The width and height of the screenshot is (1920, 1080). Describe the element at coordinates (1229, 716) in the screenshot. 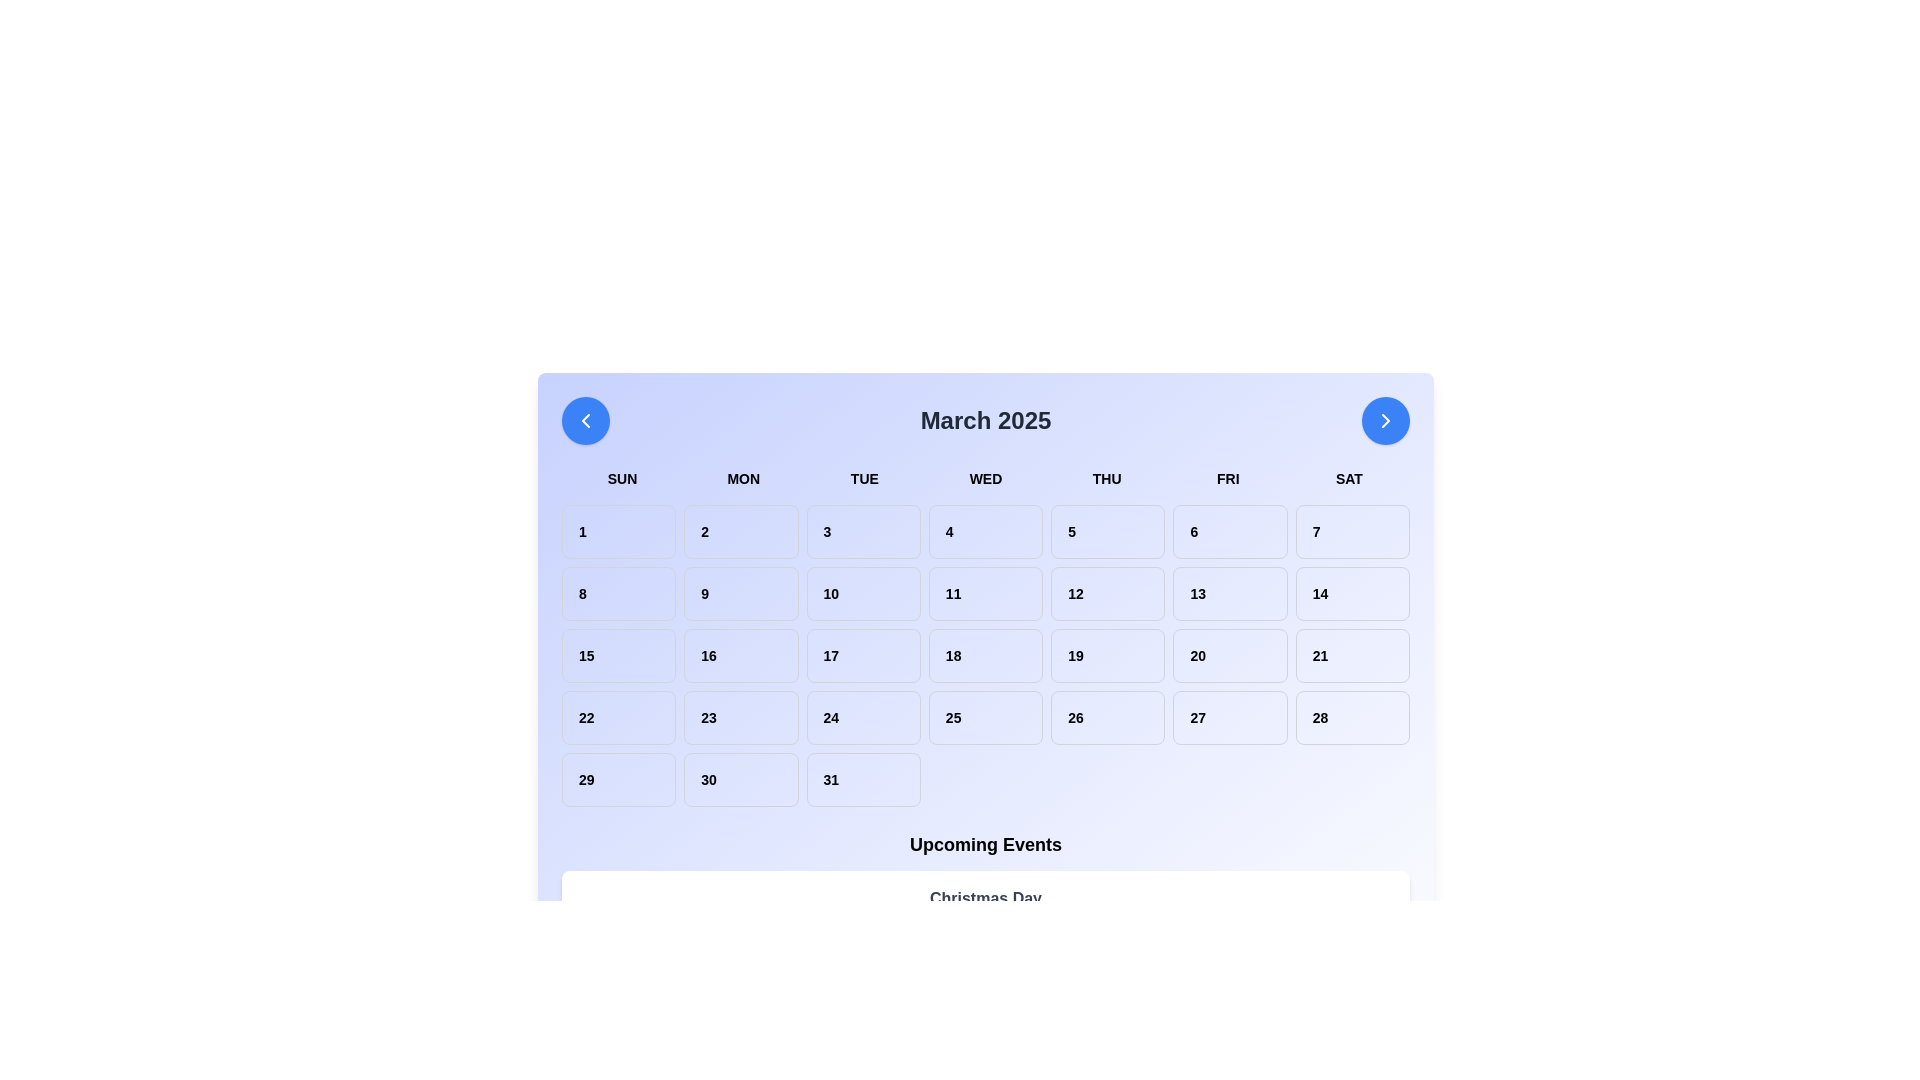

I see `the 27th day button in the calendar view` at that location.